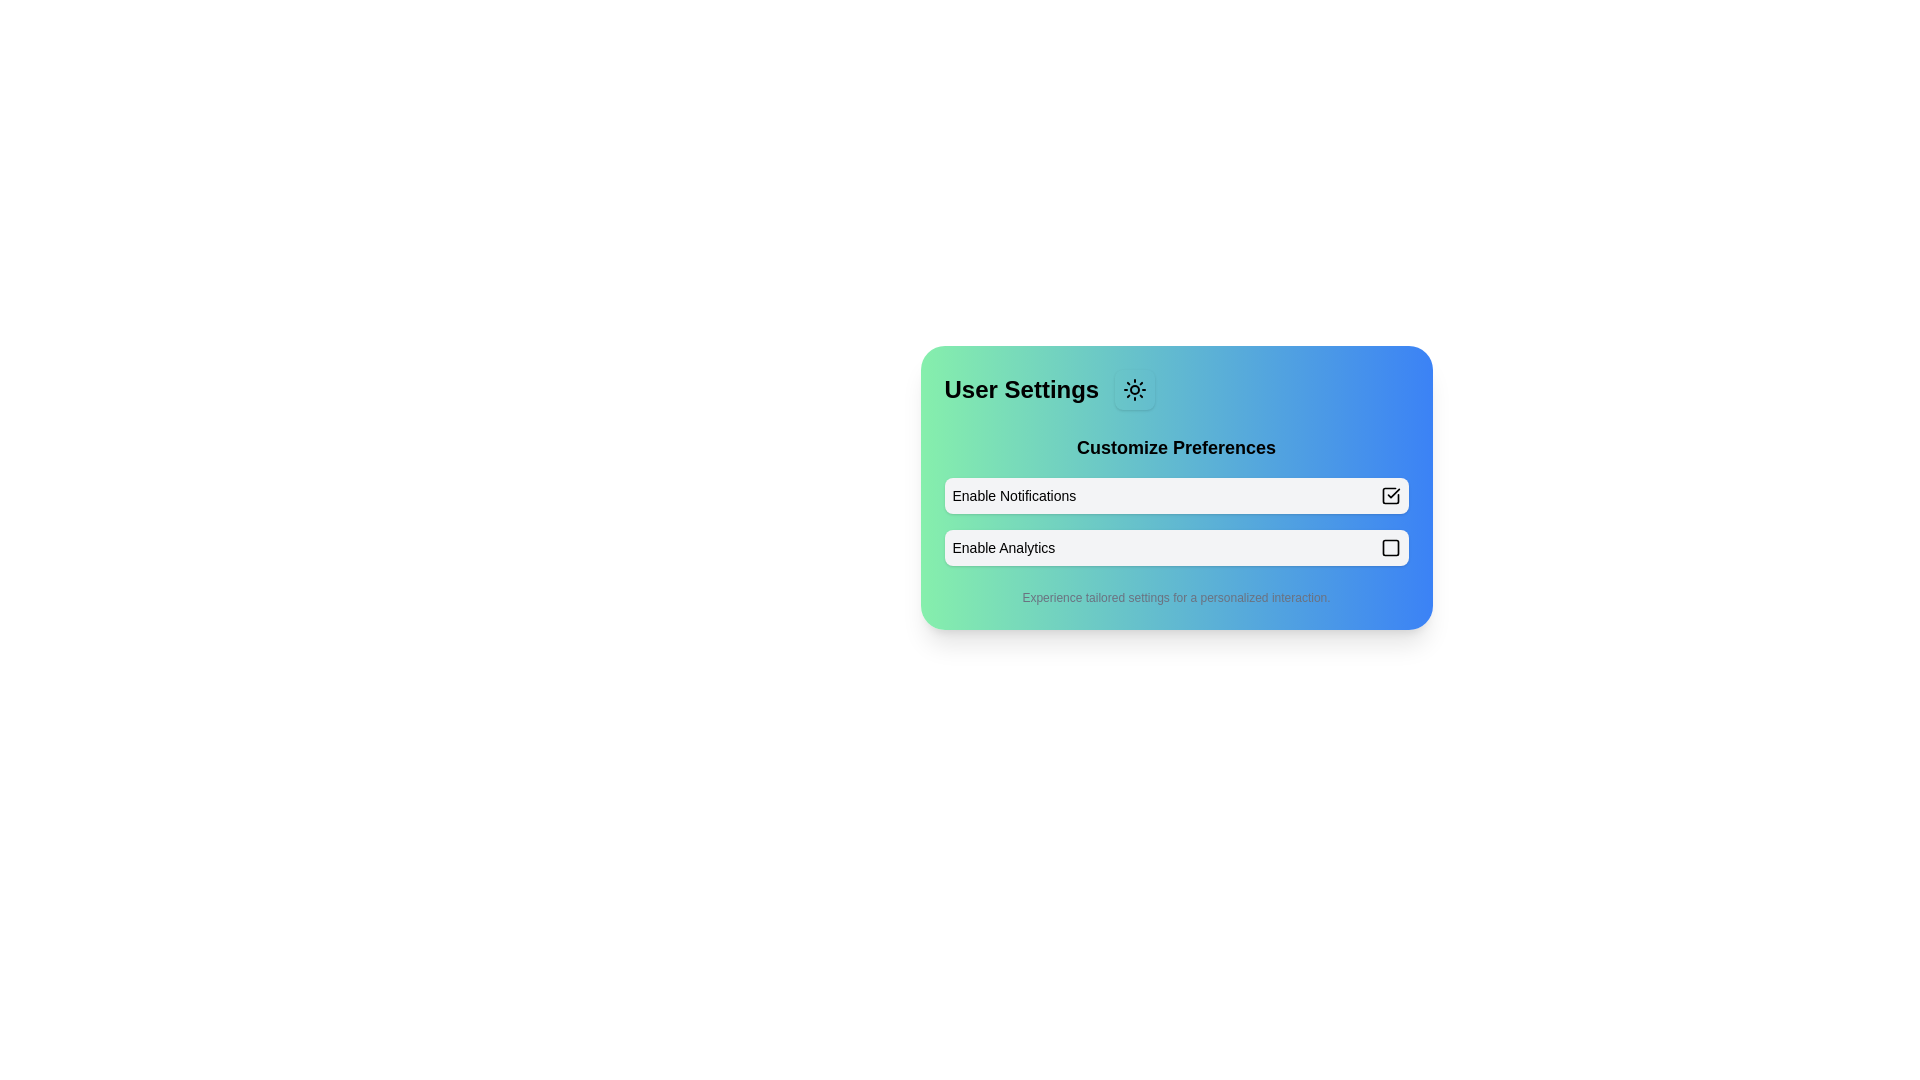 The width and height of the screenshot is (1920, 1080). Describe the element at coordinates (1389, 495) in the screenshot. I see `the checkbox for 'Enable Notifications'` at that location.